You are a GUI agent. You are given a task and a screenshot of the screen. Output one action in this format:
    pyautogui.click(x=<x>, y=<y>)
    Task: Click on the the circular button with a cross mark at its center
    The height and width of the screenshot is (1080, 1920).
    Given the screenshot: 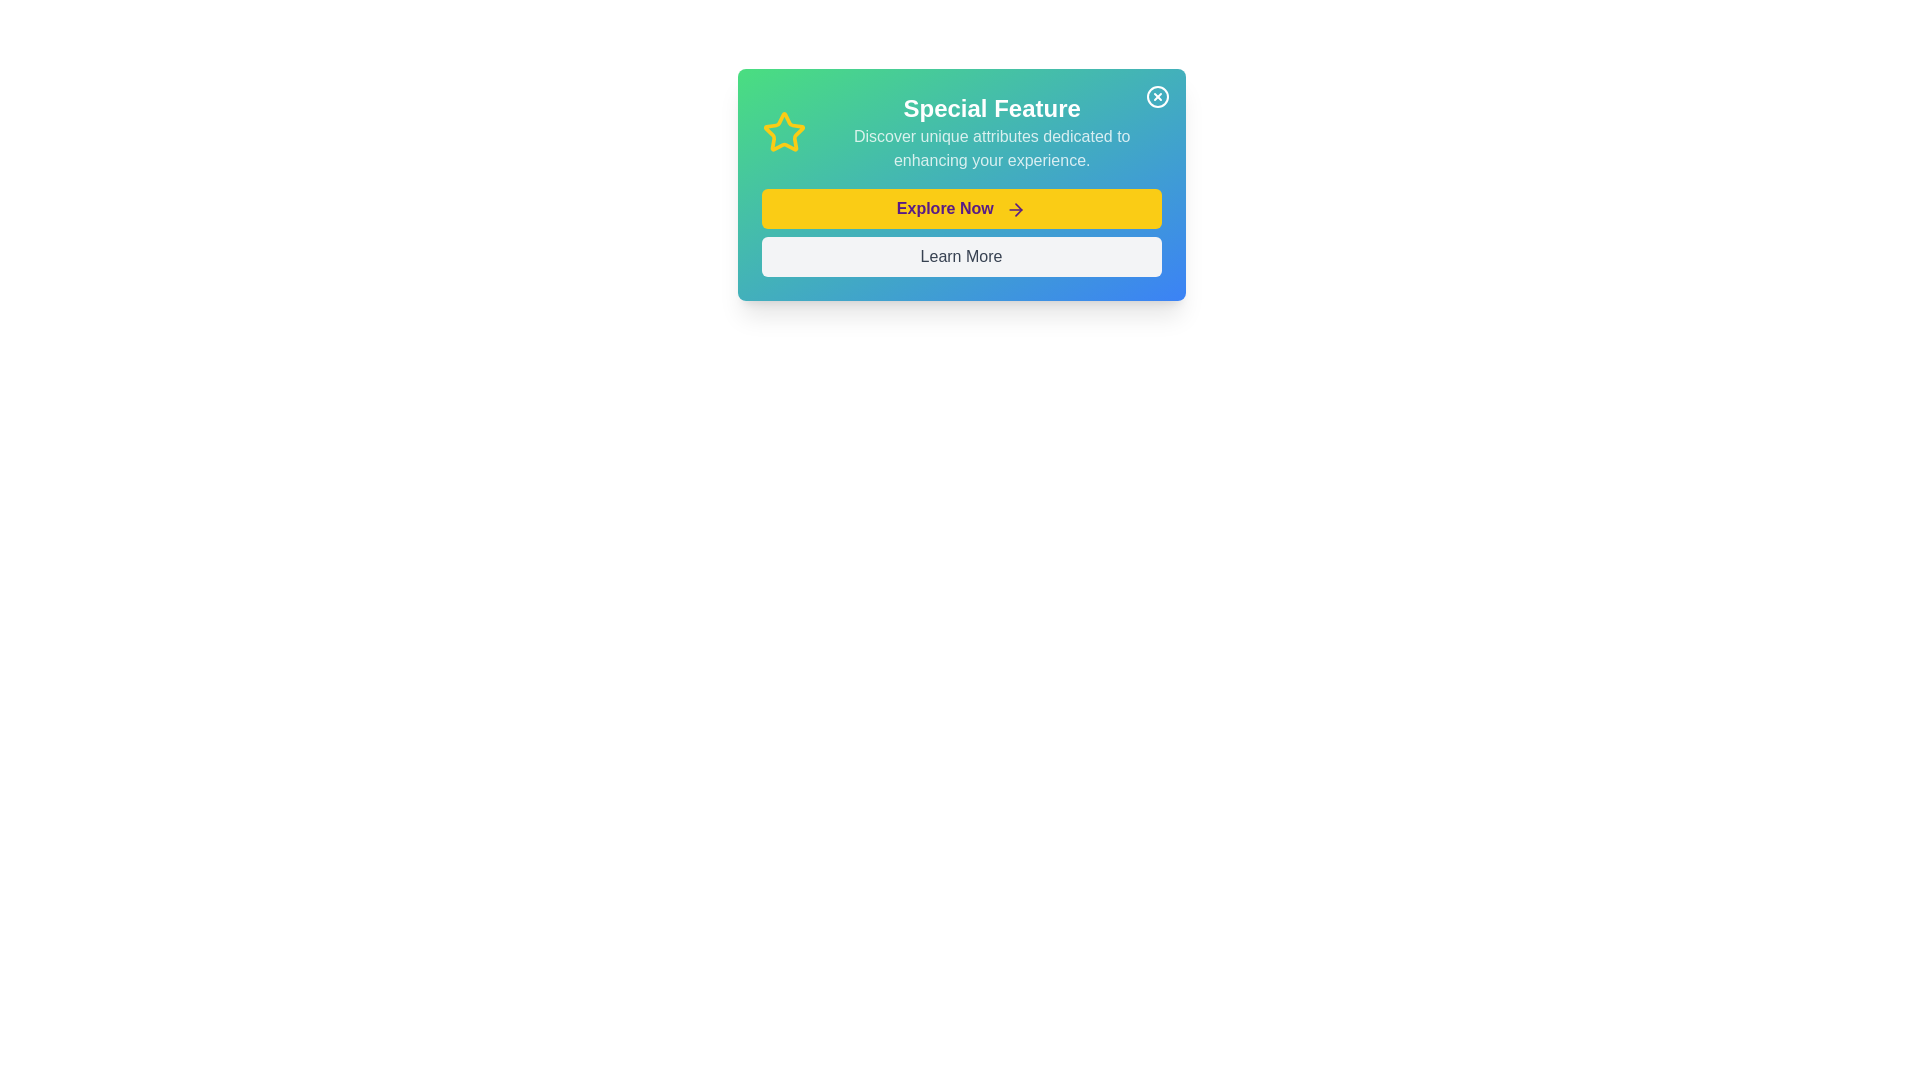 What is the action you would take?
    pyautogui.click(x=1157, y=96)
    